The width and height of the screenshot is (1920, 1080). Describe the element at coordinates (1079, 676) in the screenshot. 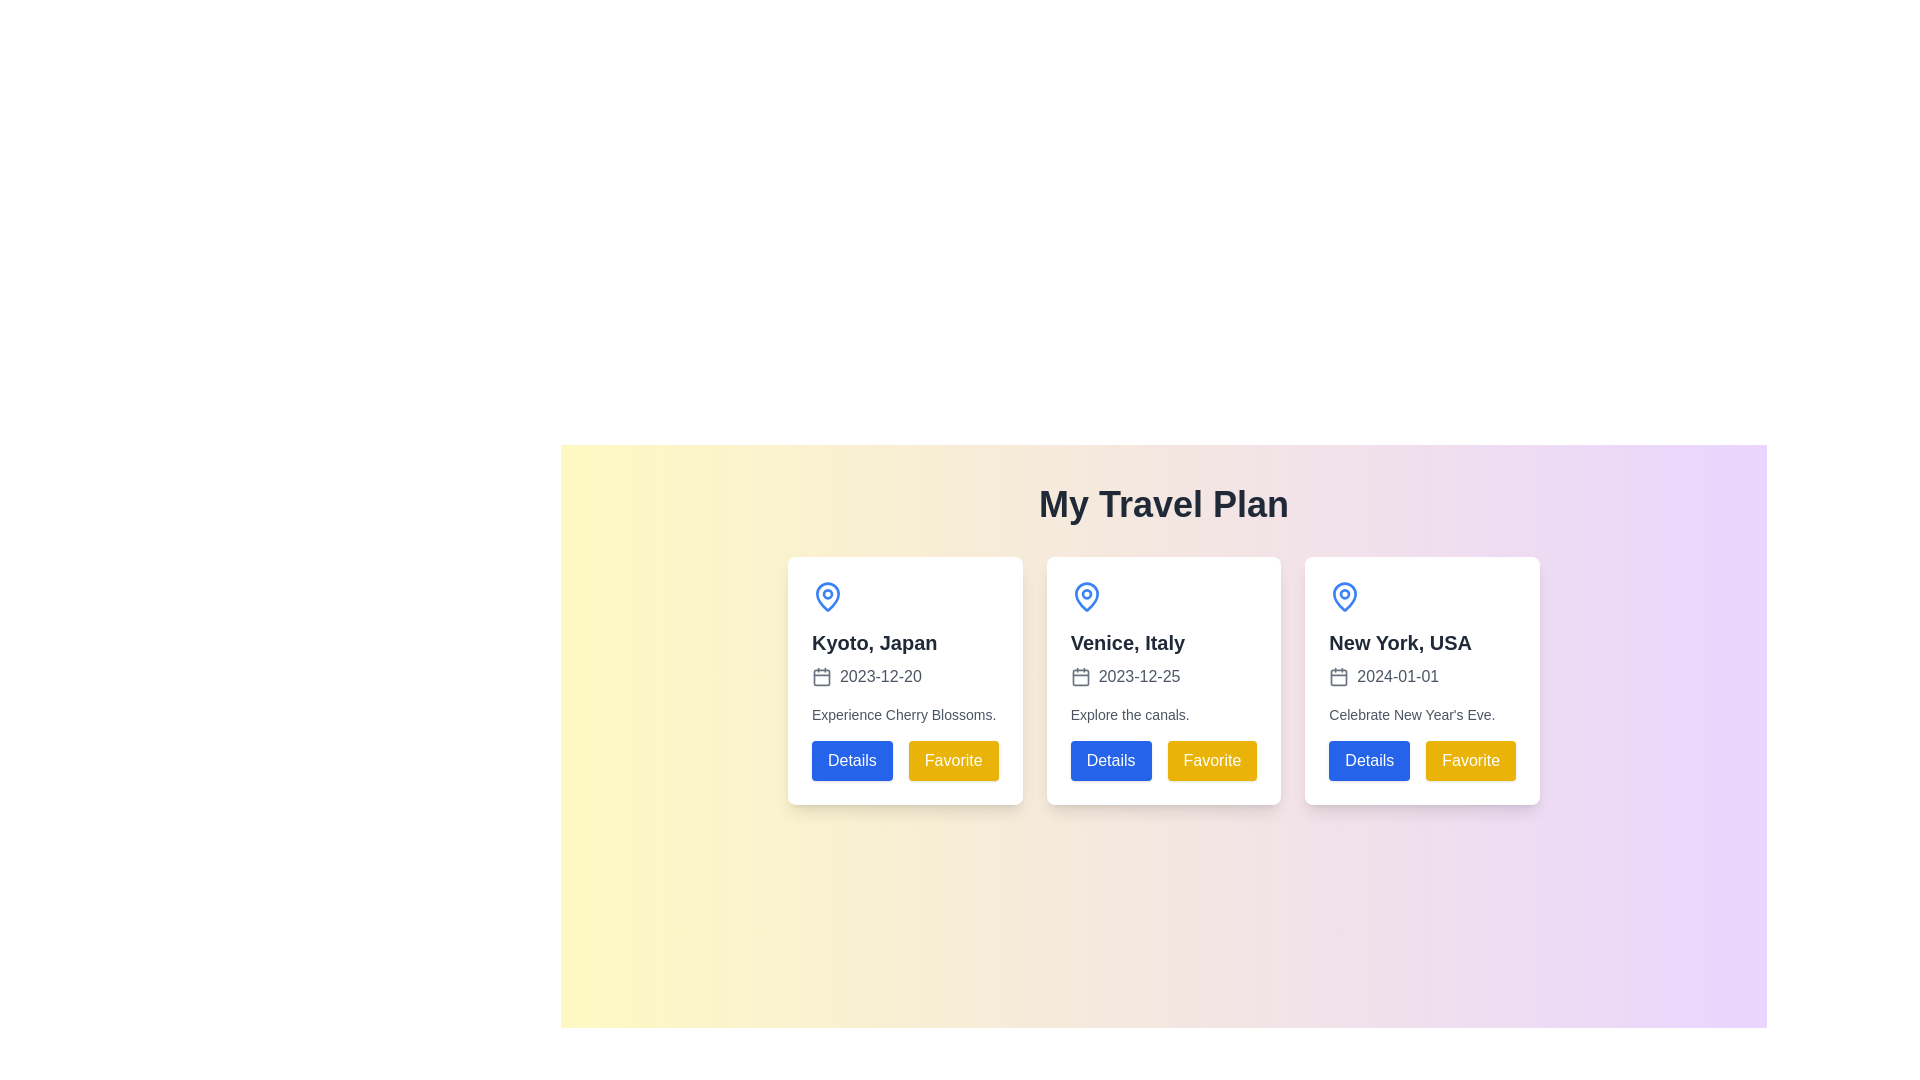

I see `the calendar icon located in the 'Venice, Italy' card, which is positioned to the left of the date '2023-12-25'` at that location.